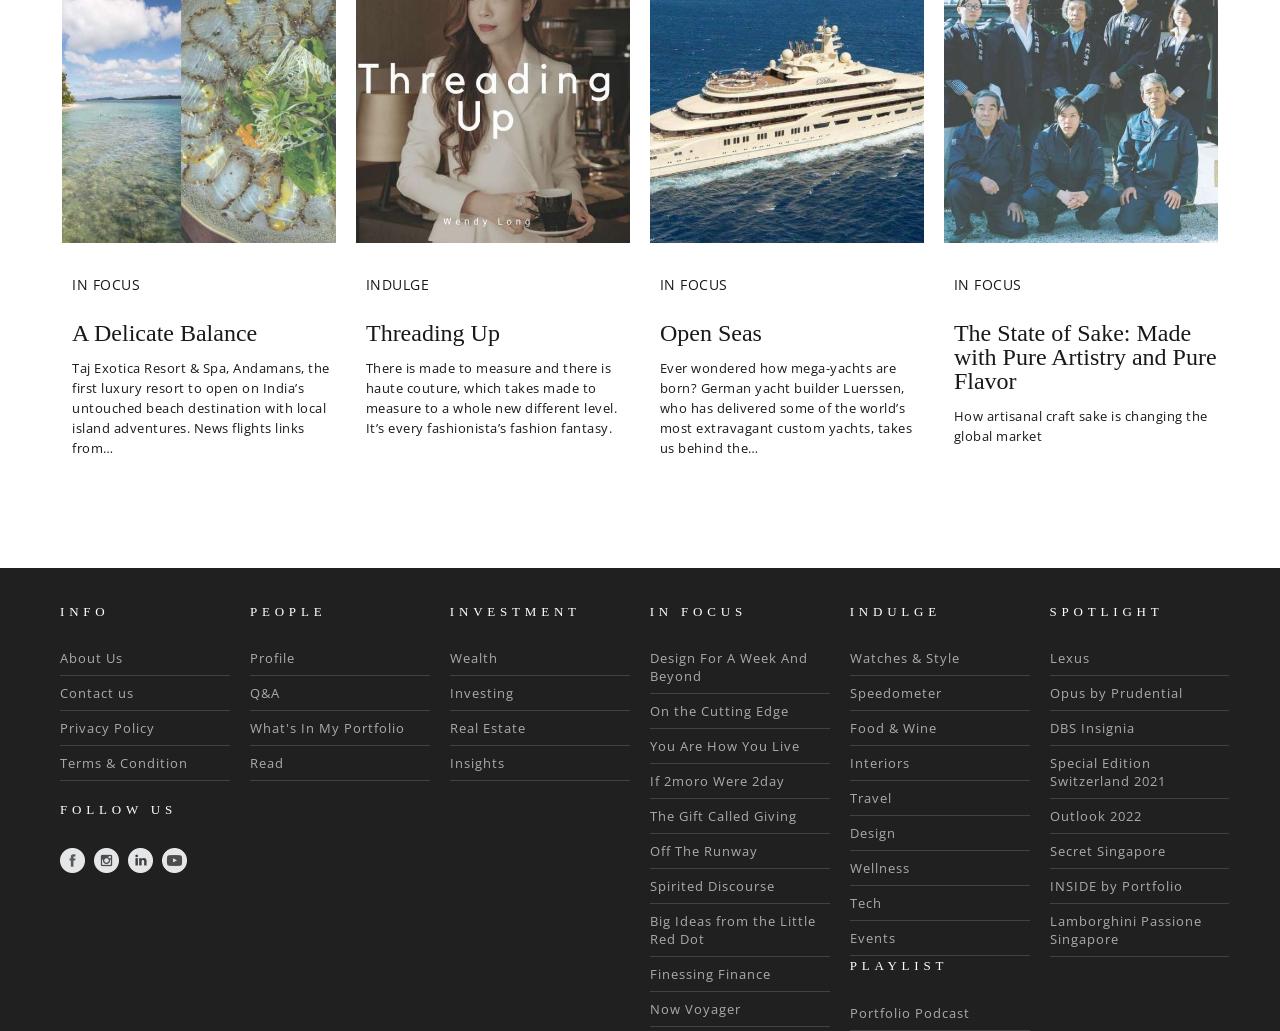 Image resolution: width=1280 pixels, height=1031 pixels. Describe the element at coordinates (286, 609) in the screenshot. I see `'PEOPLE'` at that location.